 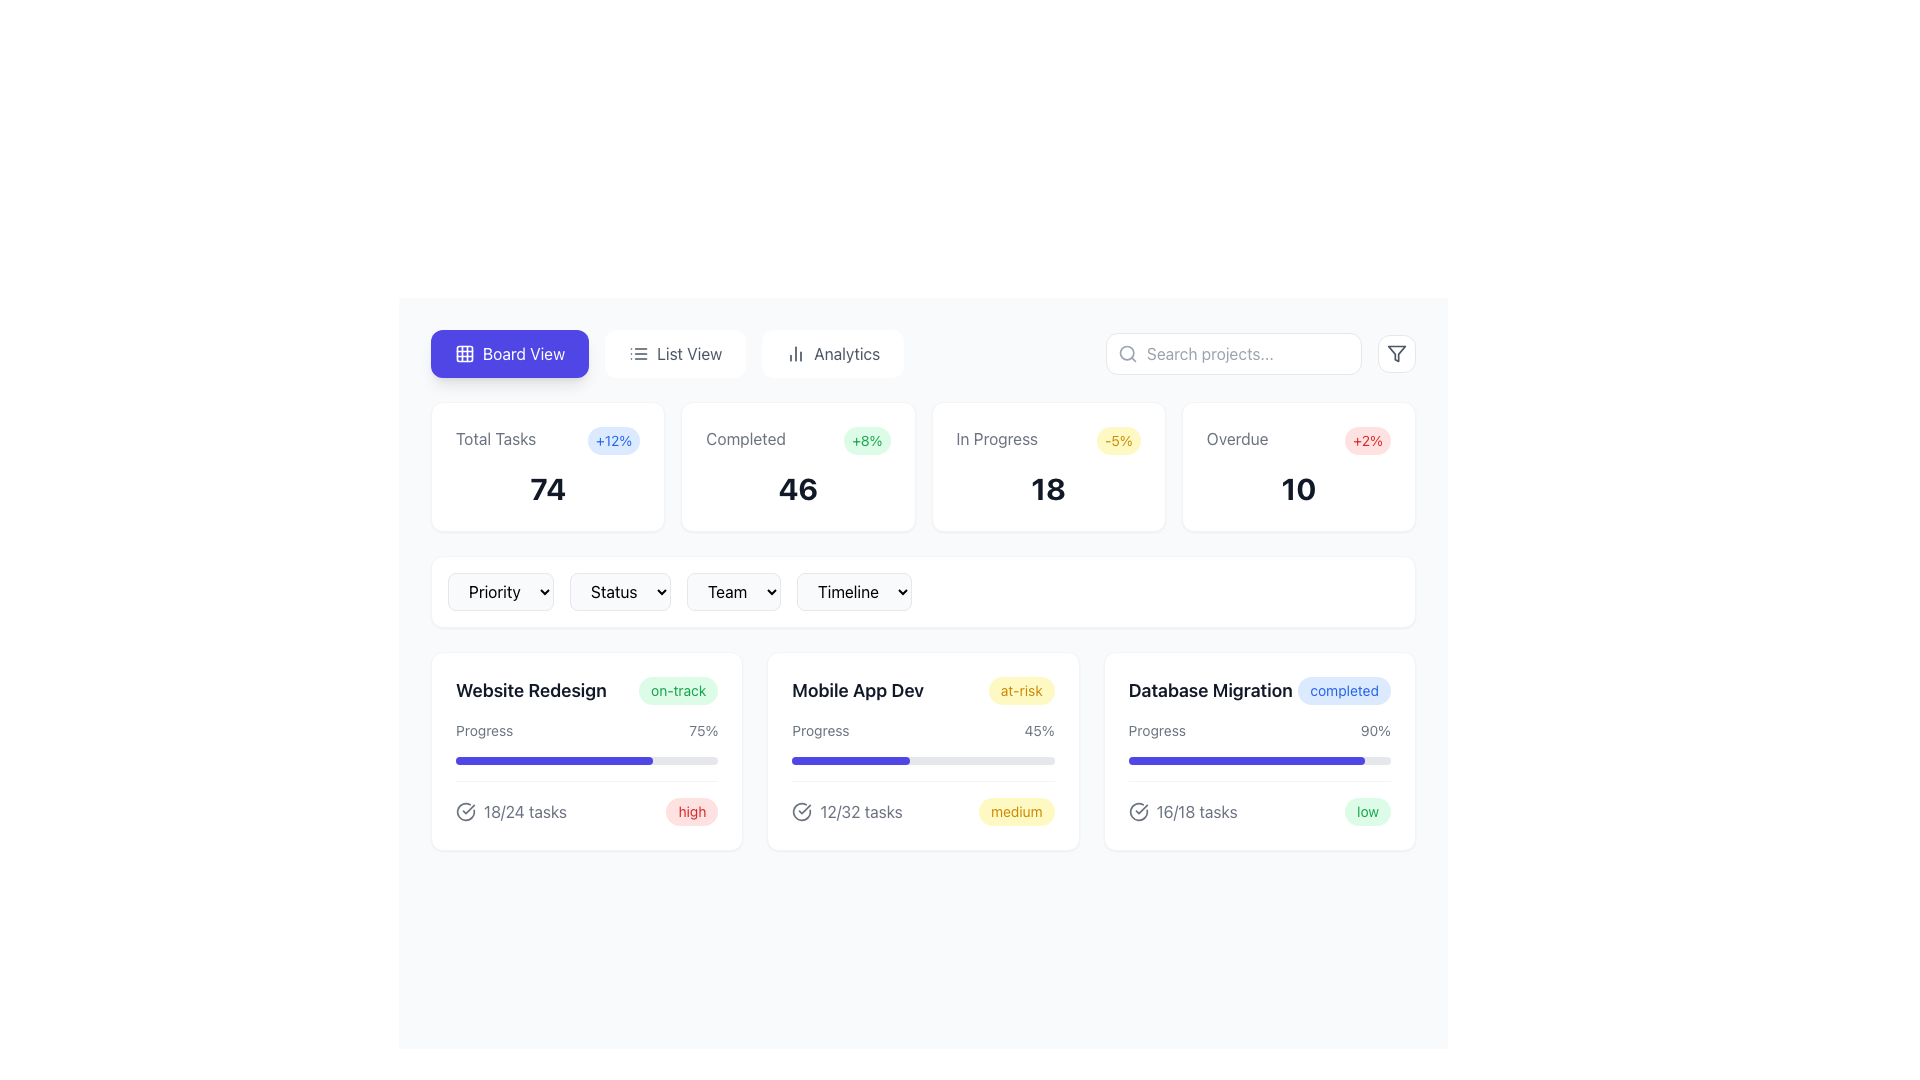 What do you see at coordinates (861, 812) in the screenshot?
I see `the text display indicating progress for completed tasks in the 'Mobile App Dev' category, located below the blue progress bar and to the right of the checkmark icon` at bounding box center [861, 812].